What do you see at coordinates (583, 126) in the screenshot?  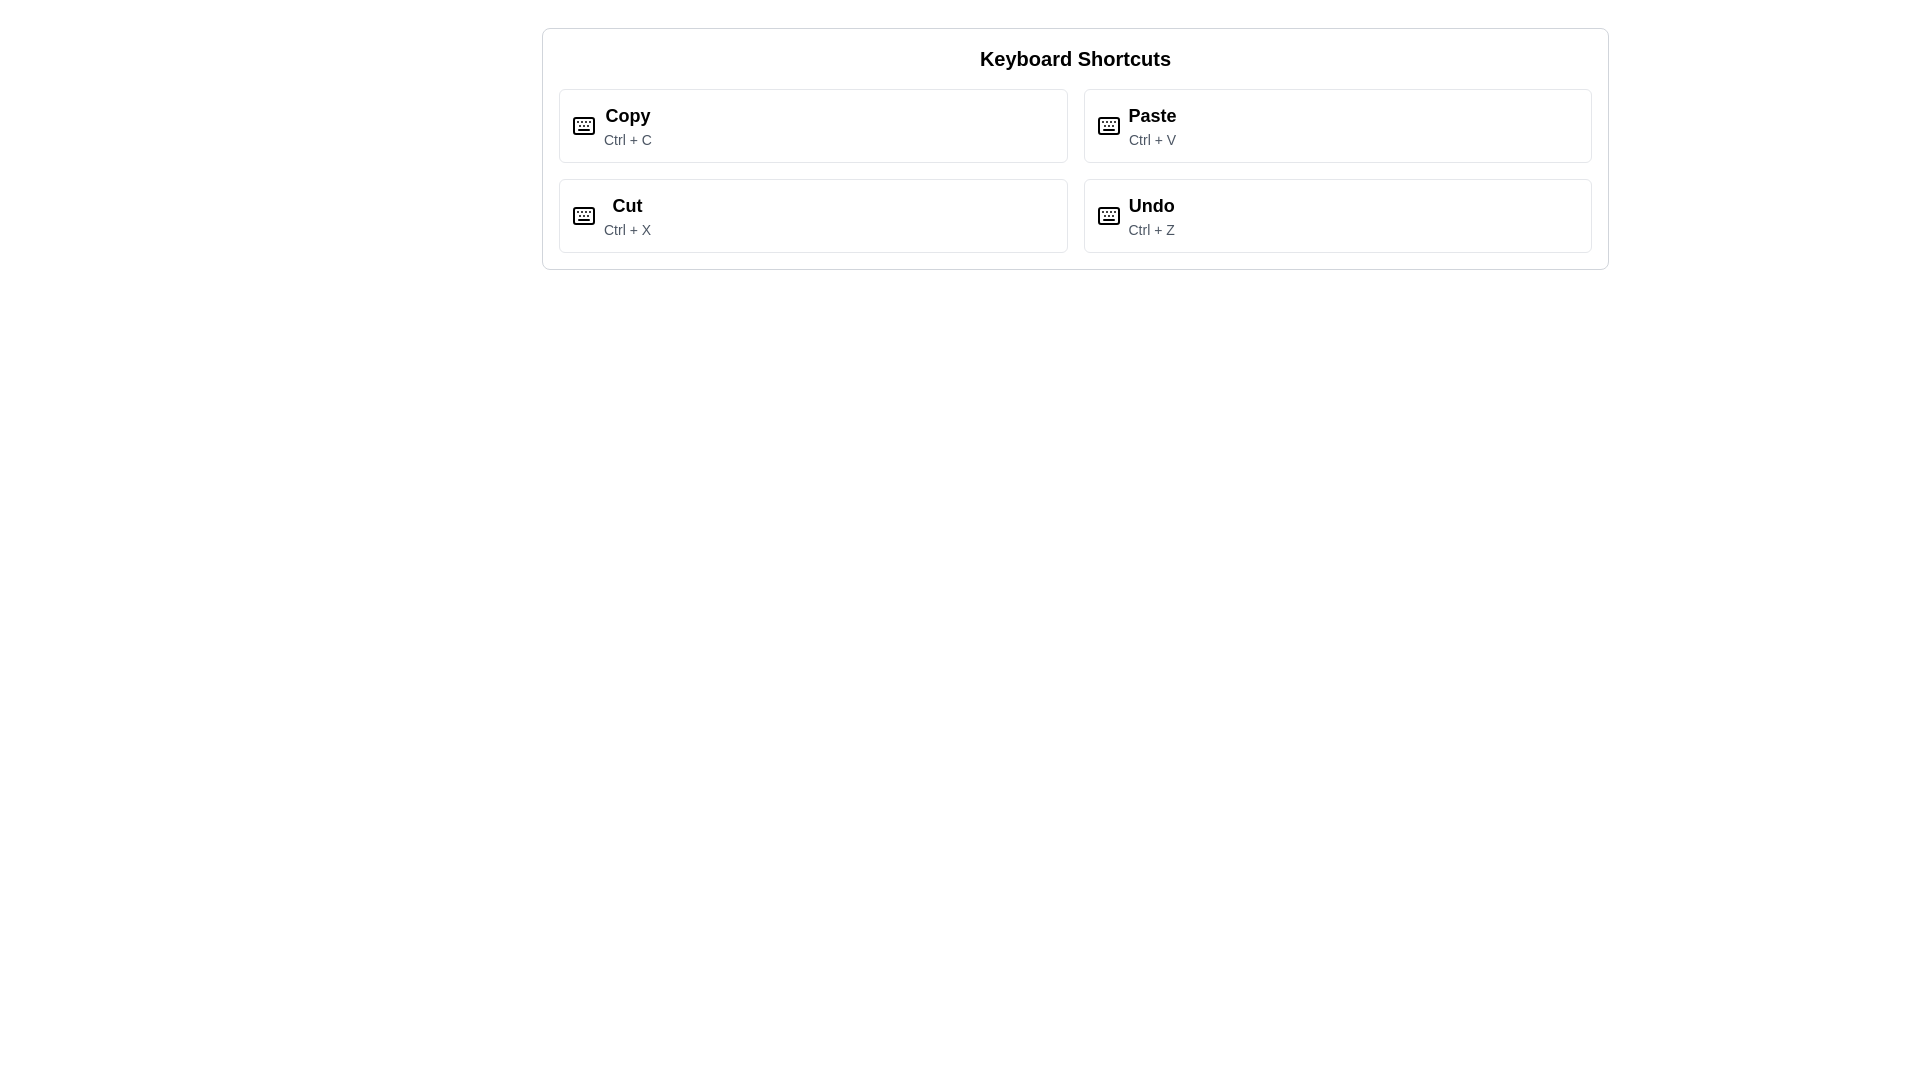 I see `the 'Copy' icon, which is an SVG graphic located to the left of the button labeled 'Copy'` at bounding box center [583, 126].